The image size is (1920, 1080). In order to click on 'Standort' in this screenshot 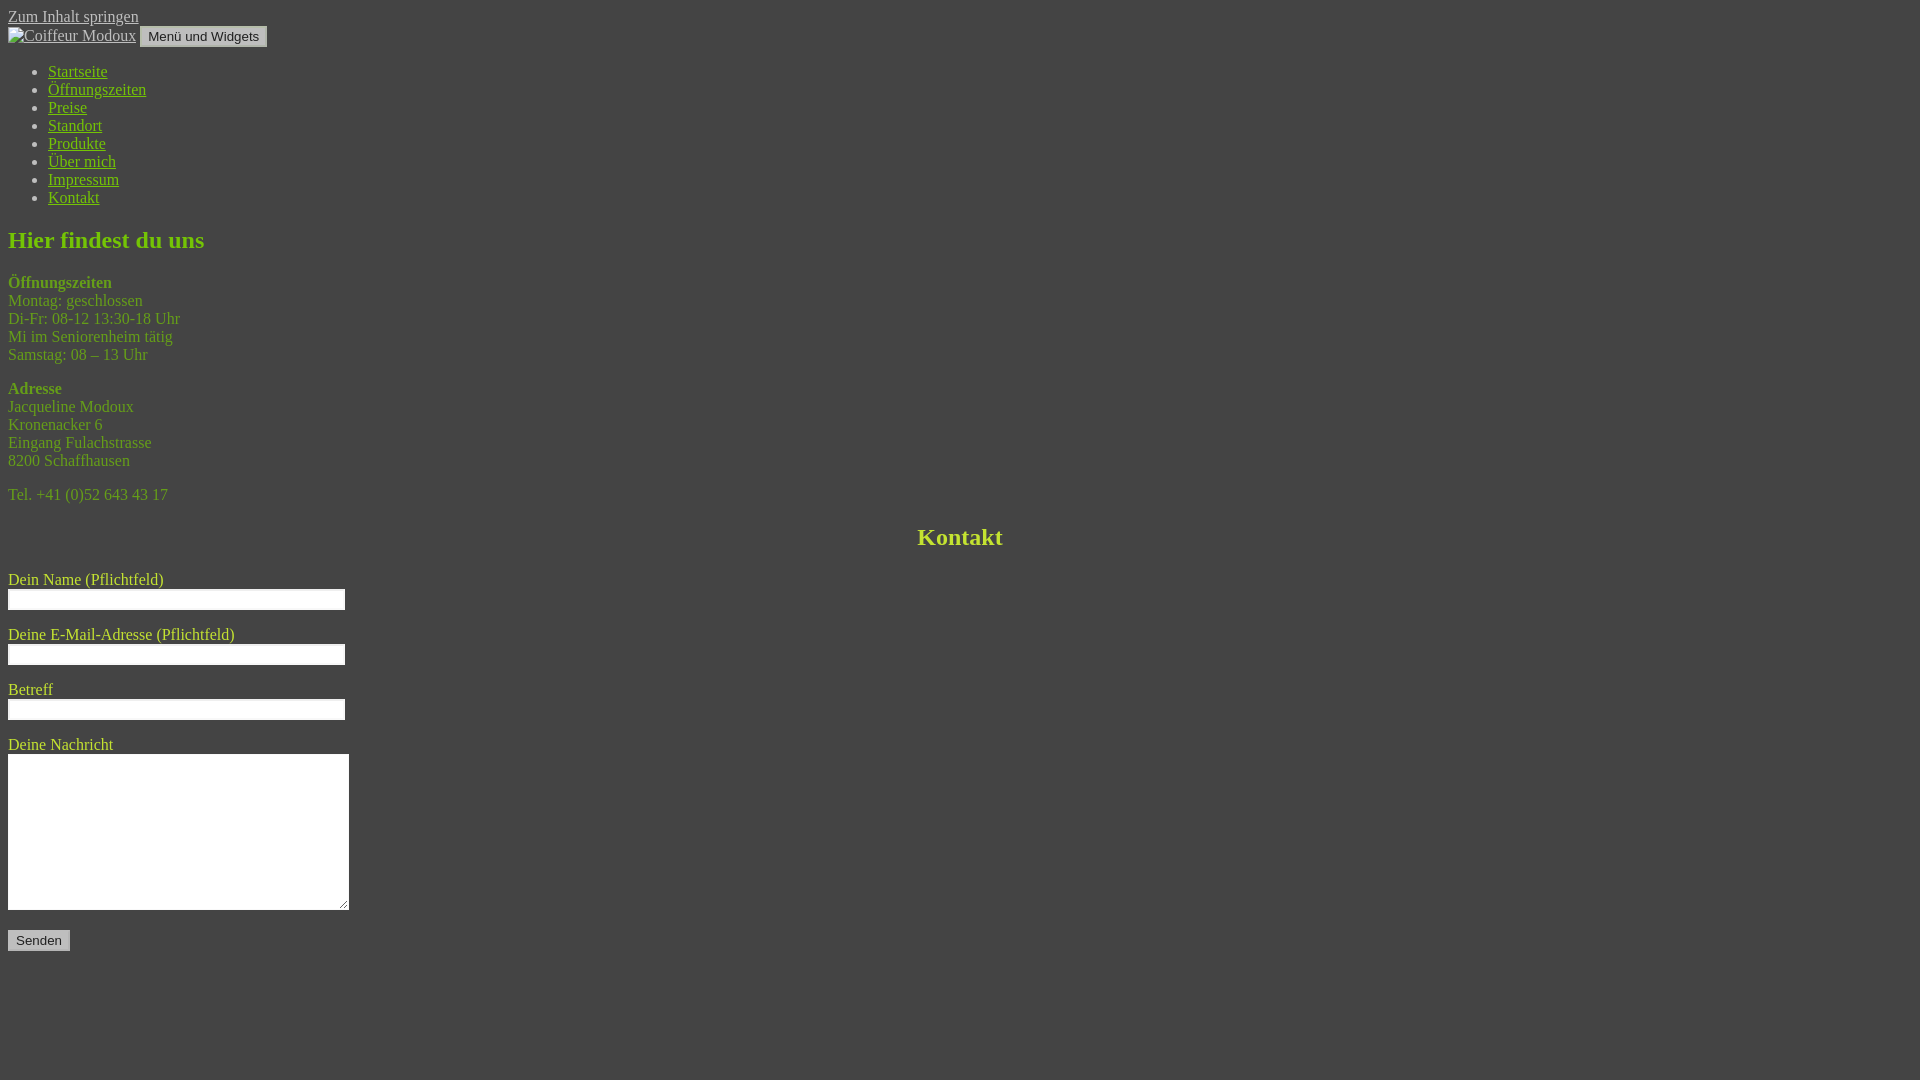, I will do `click(75, 125)`.